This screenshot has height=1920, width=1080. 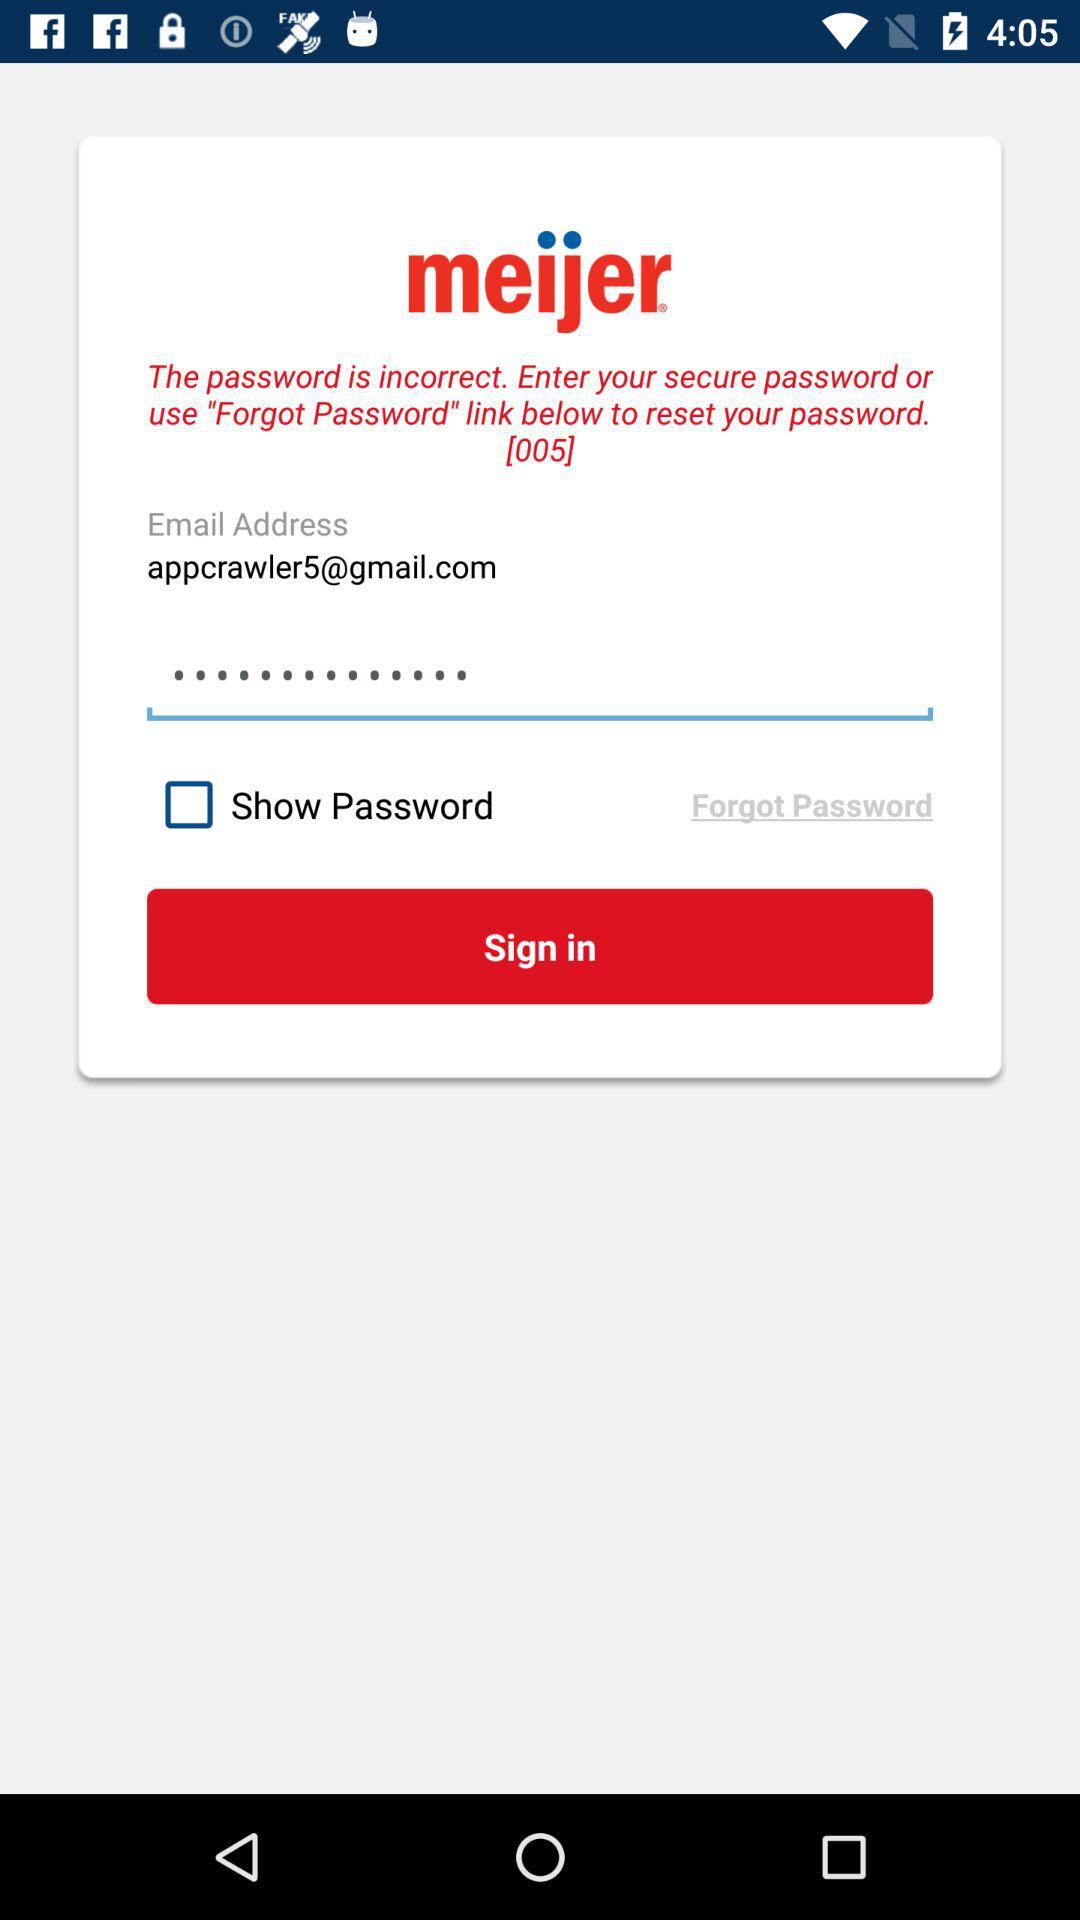 What do you see at coordinates (418, 804) in the screenshot?
I see `the icon next to the forgot password` at bounding box center [418, 804].